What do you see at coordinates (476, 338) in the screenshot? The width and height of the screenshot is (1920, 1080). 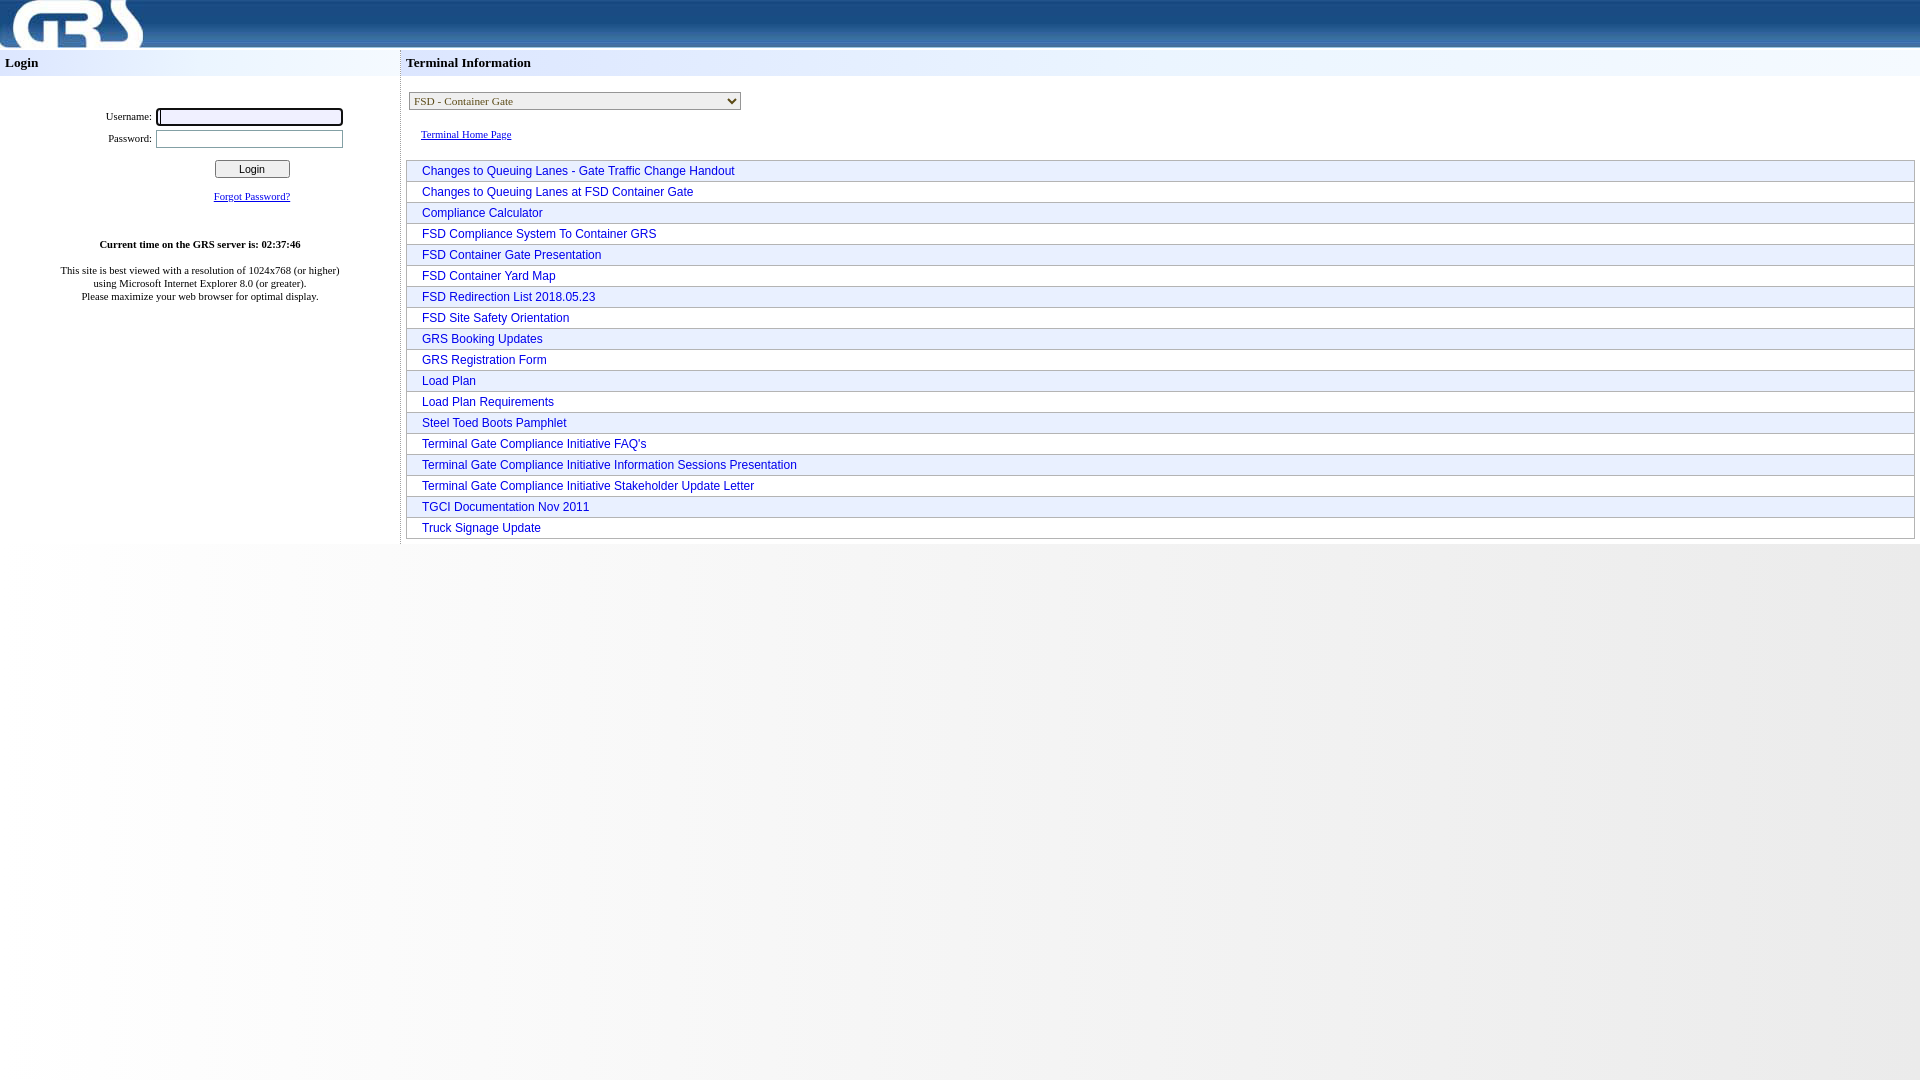 I see `'GRS Booking Updates'` at bounding box center [476, 338].